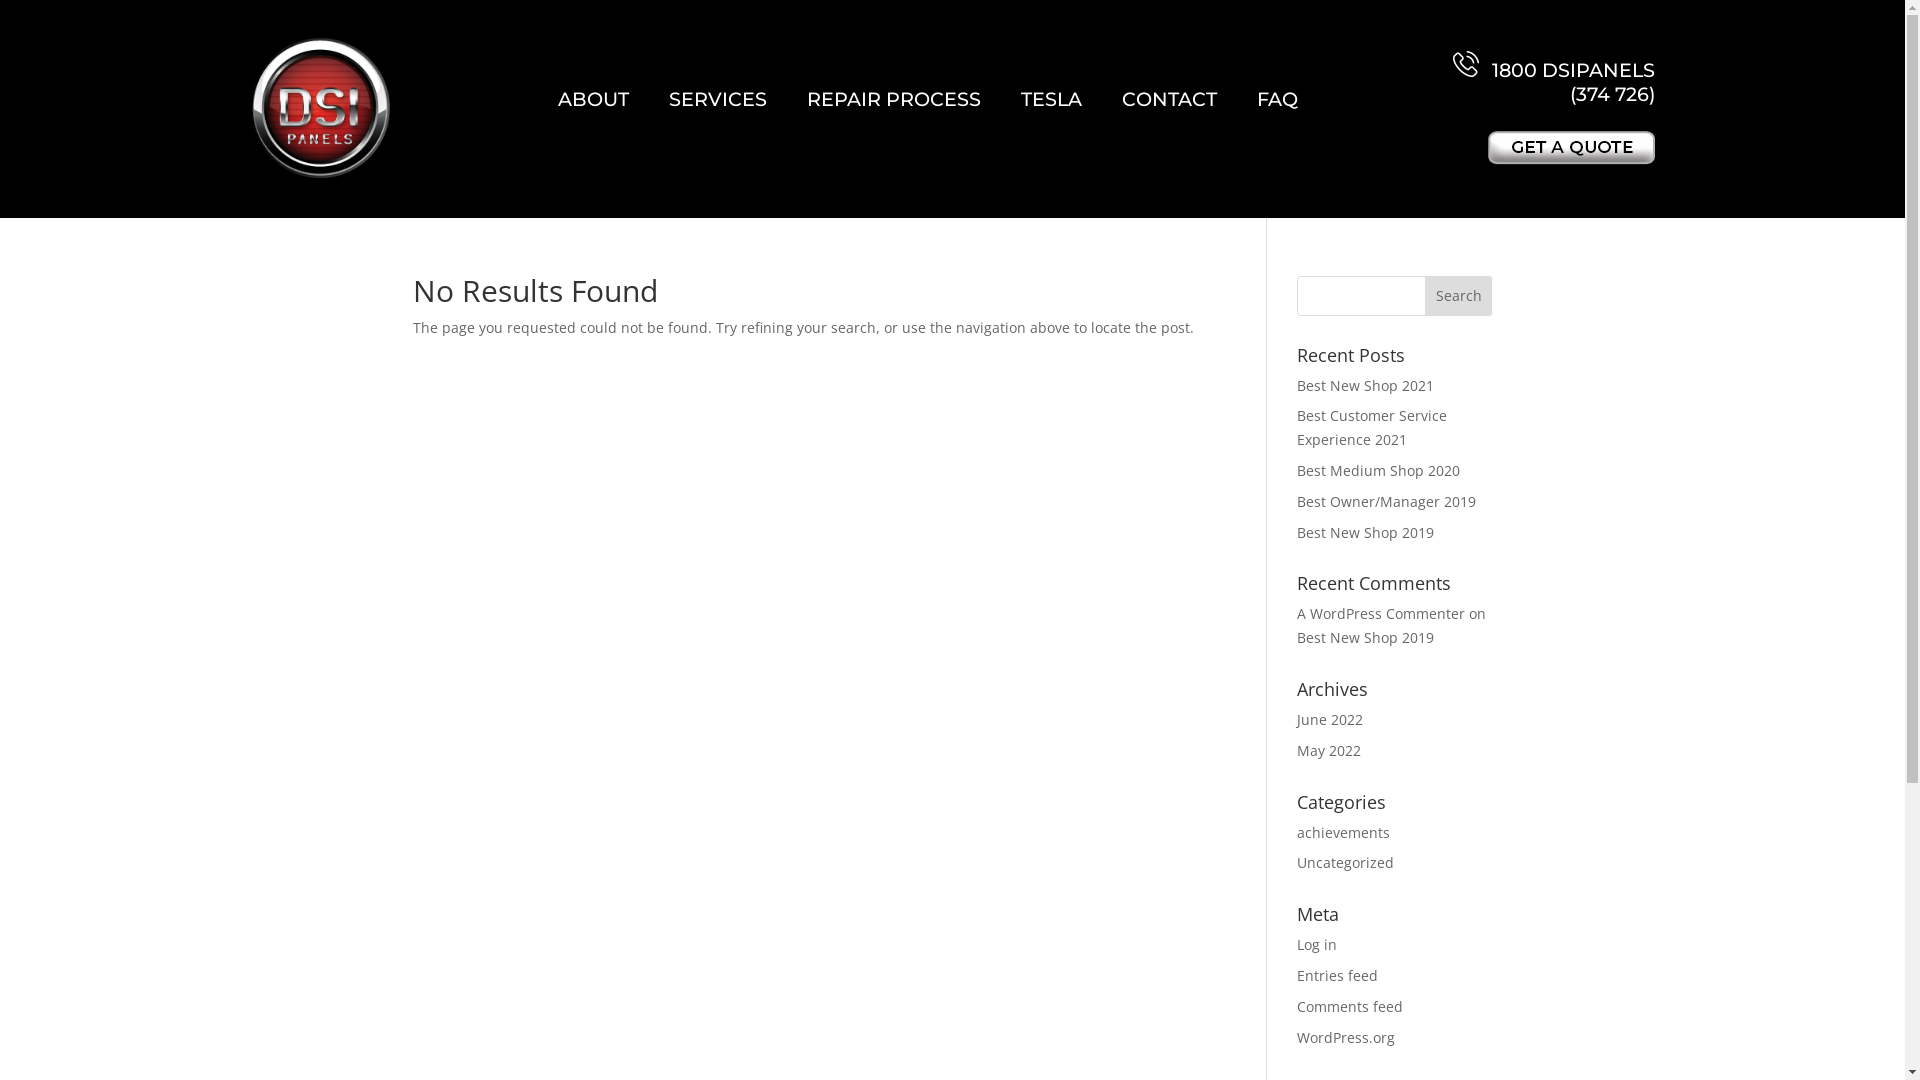 This screenshot has height=1080, width=1920. I want to click on 'CONTACT', so click(1169, 99).